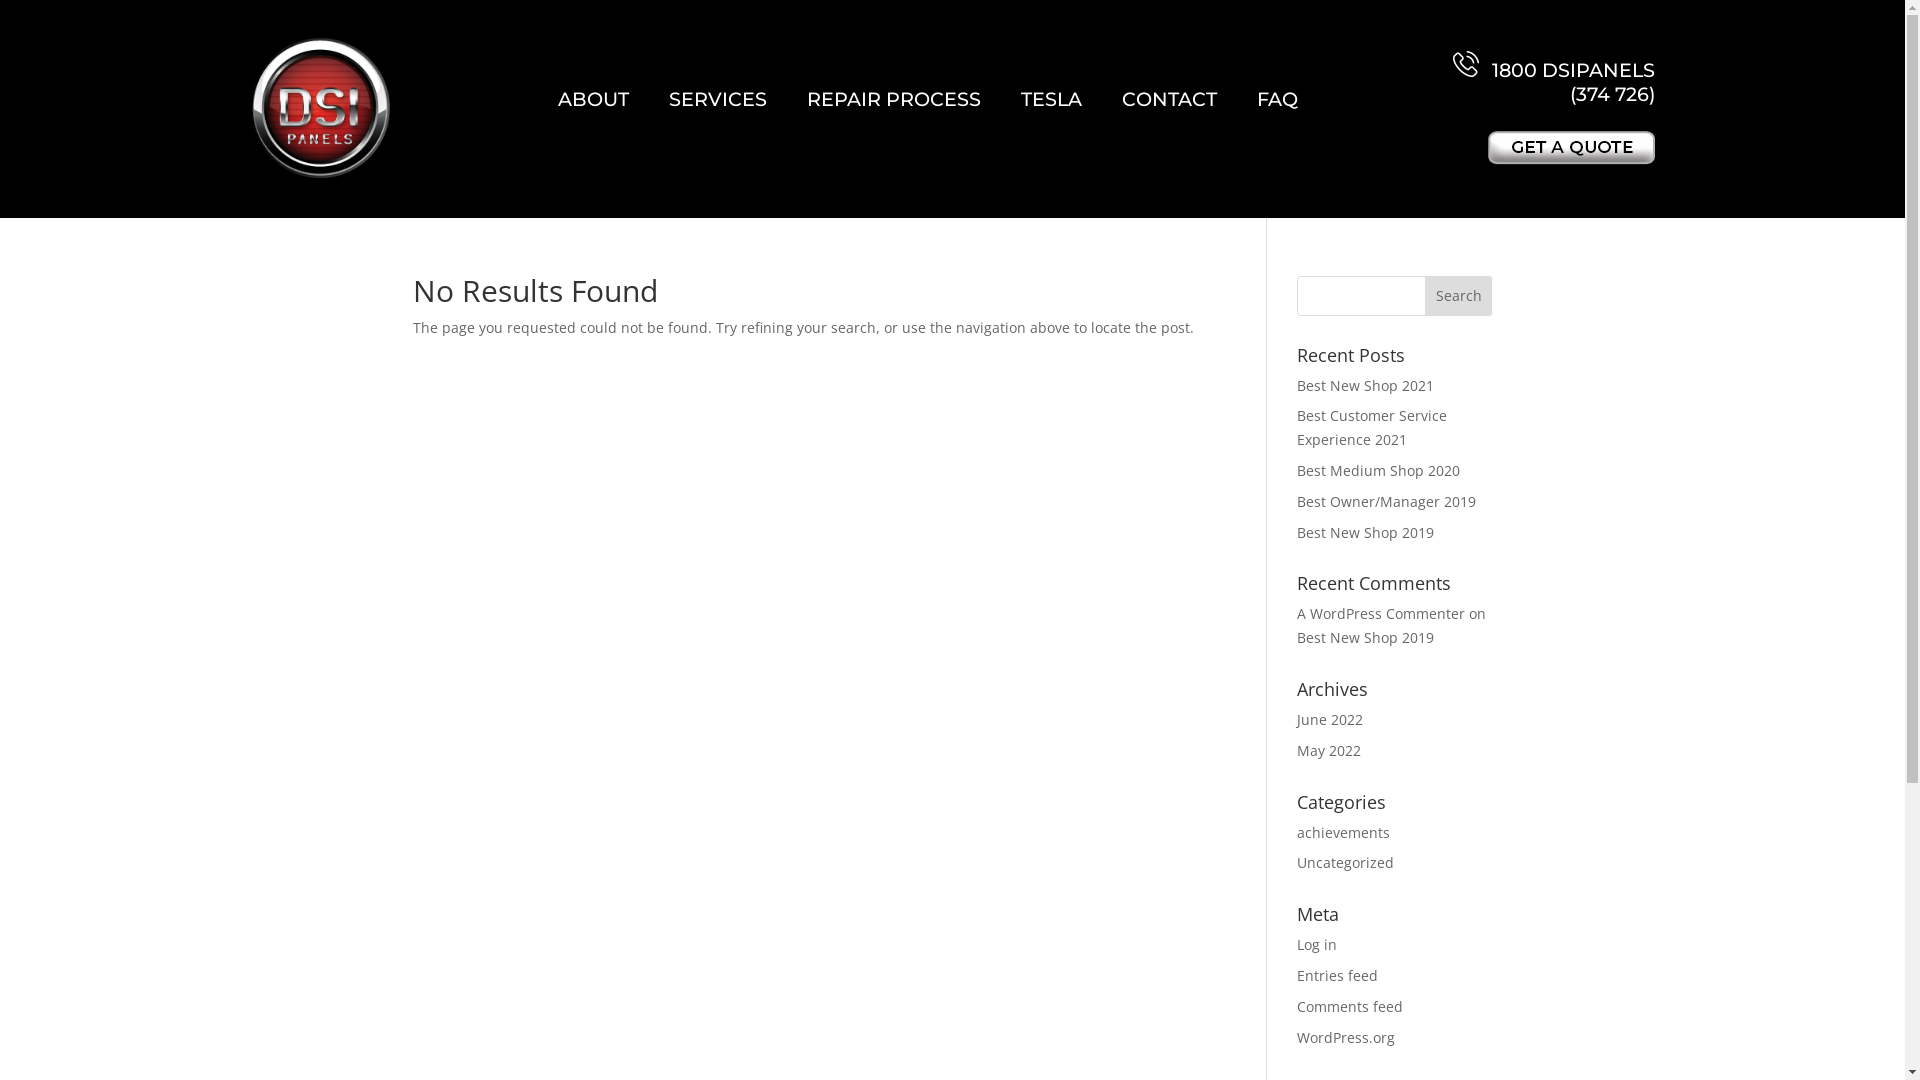 This screenshot has height=1080, width=1920. I want to click on 'CONTACT', so click(1169, 99).